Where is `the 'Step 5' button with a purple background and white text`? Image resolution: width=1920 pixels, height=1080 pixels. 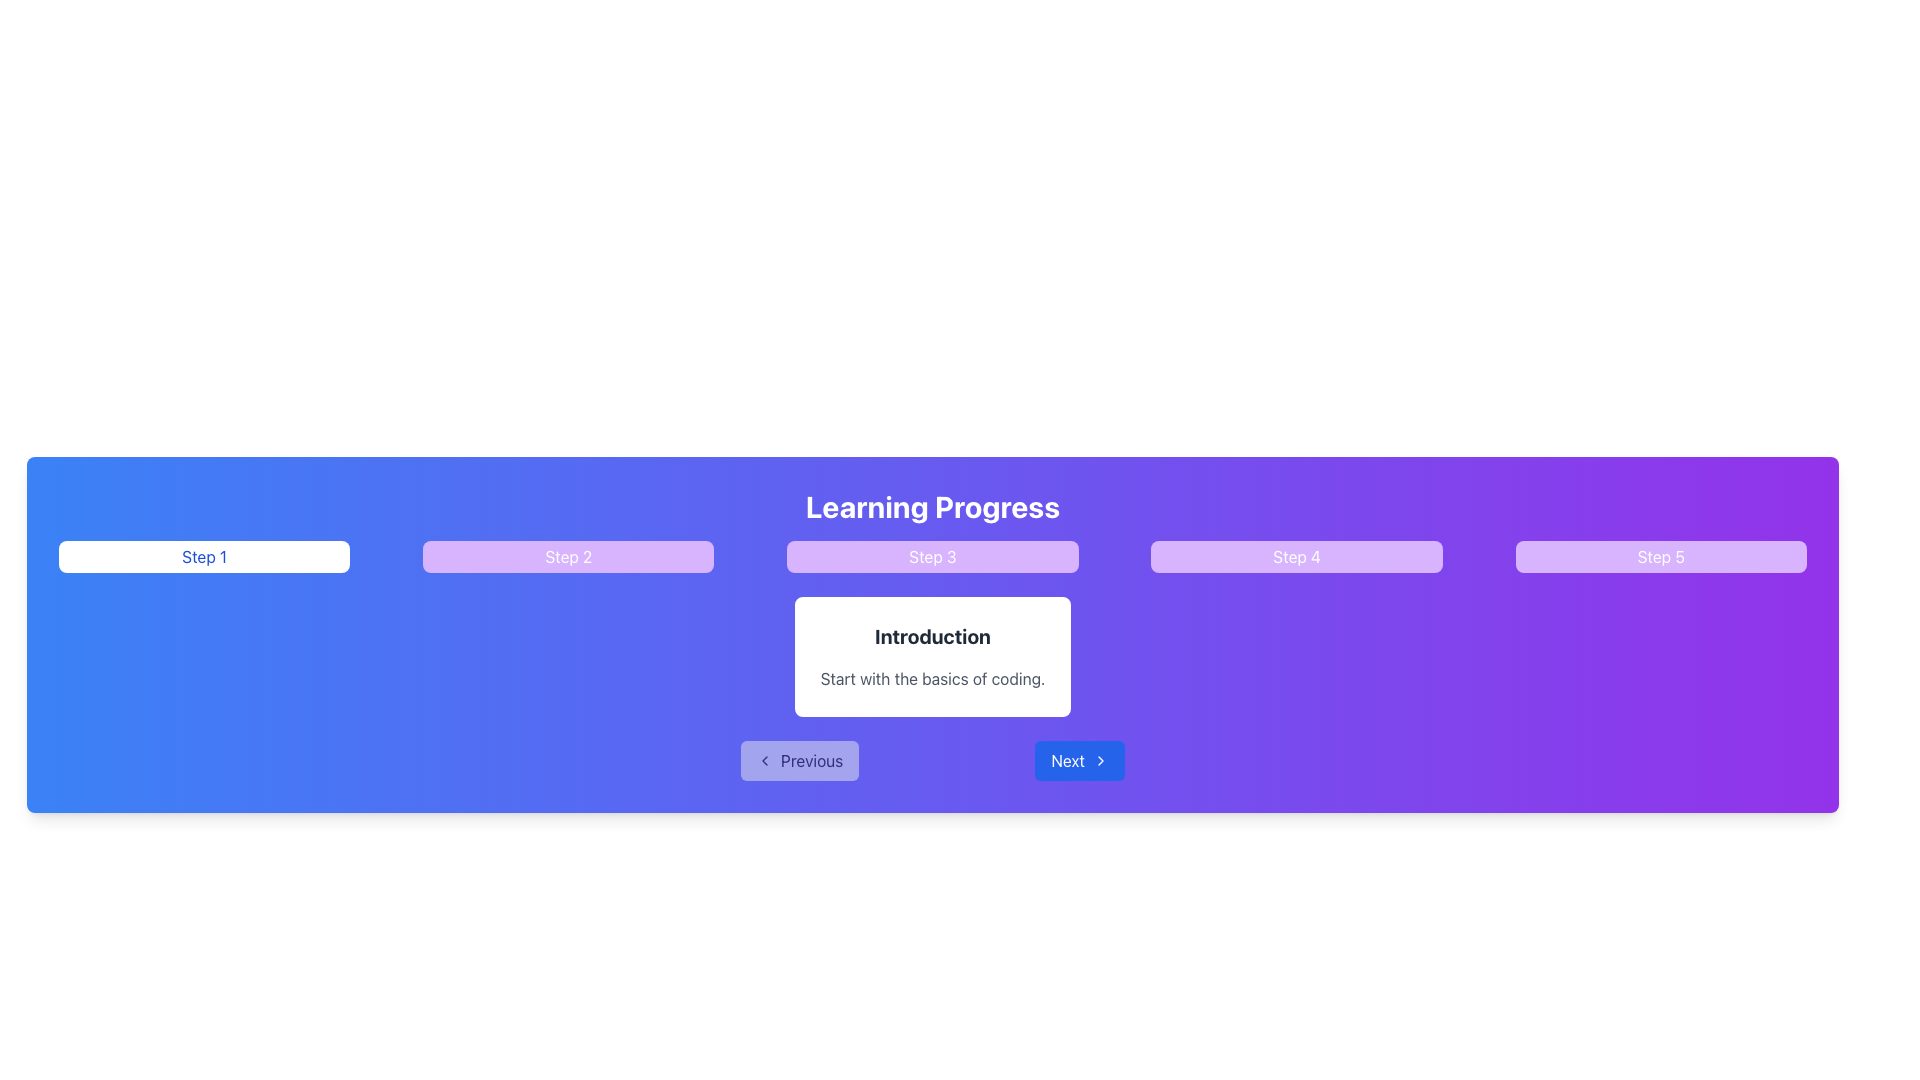 the 'Step 5' button with a purple background and white text is located at coordinates (1661, 556).